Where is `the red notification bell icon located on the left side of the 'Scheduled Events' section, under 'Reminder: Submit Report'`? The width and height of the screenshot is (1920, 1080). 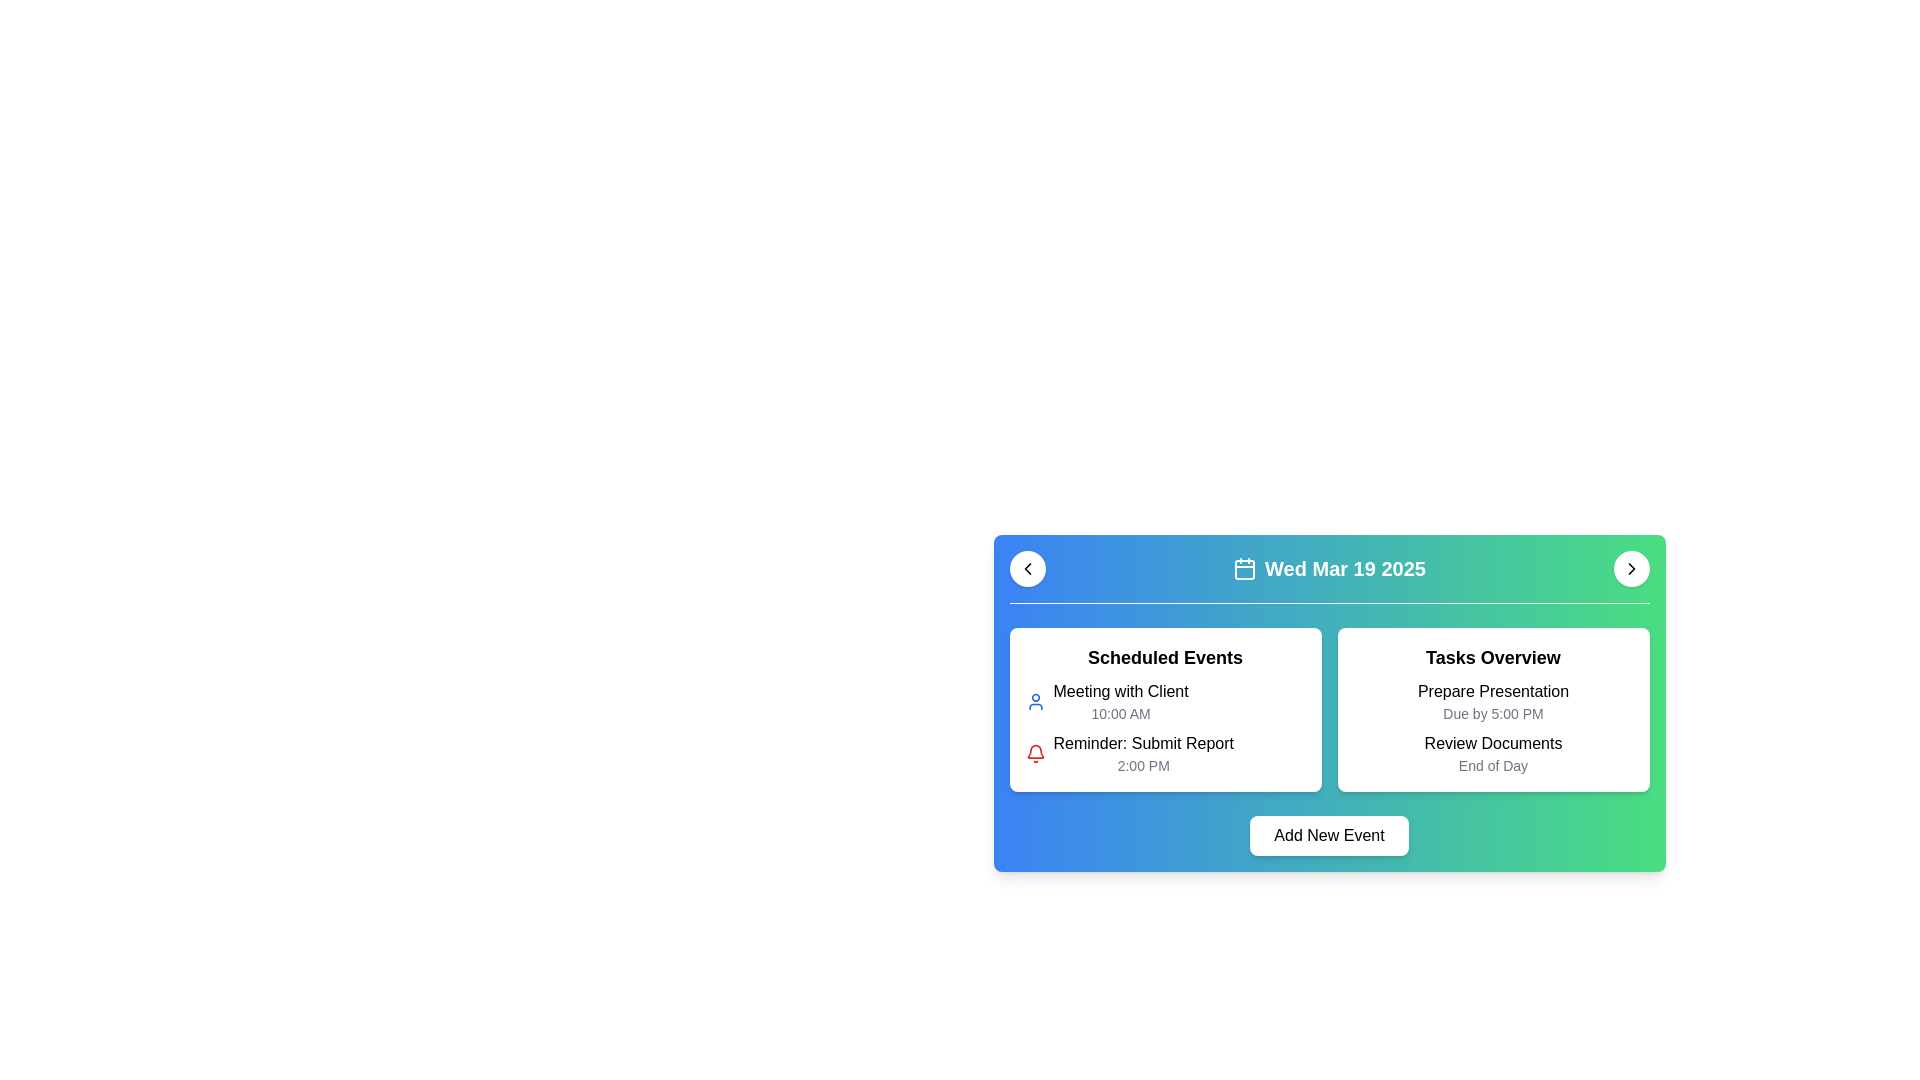
the red notification bell icon located on the left side of the 'Scheduled Events' section, under 'Reminder: Submit Report' is located at coordinates (1035, 753).